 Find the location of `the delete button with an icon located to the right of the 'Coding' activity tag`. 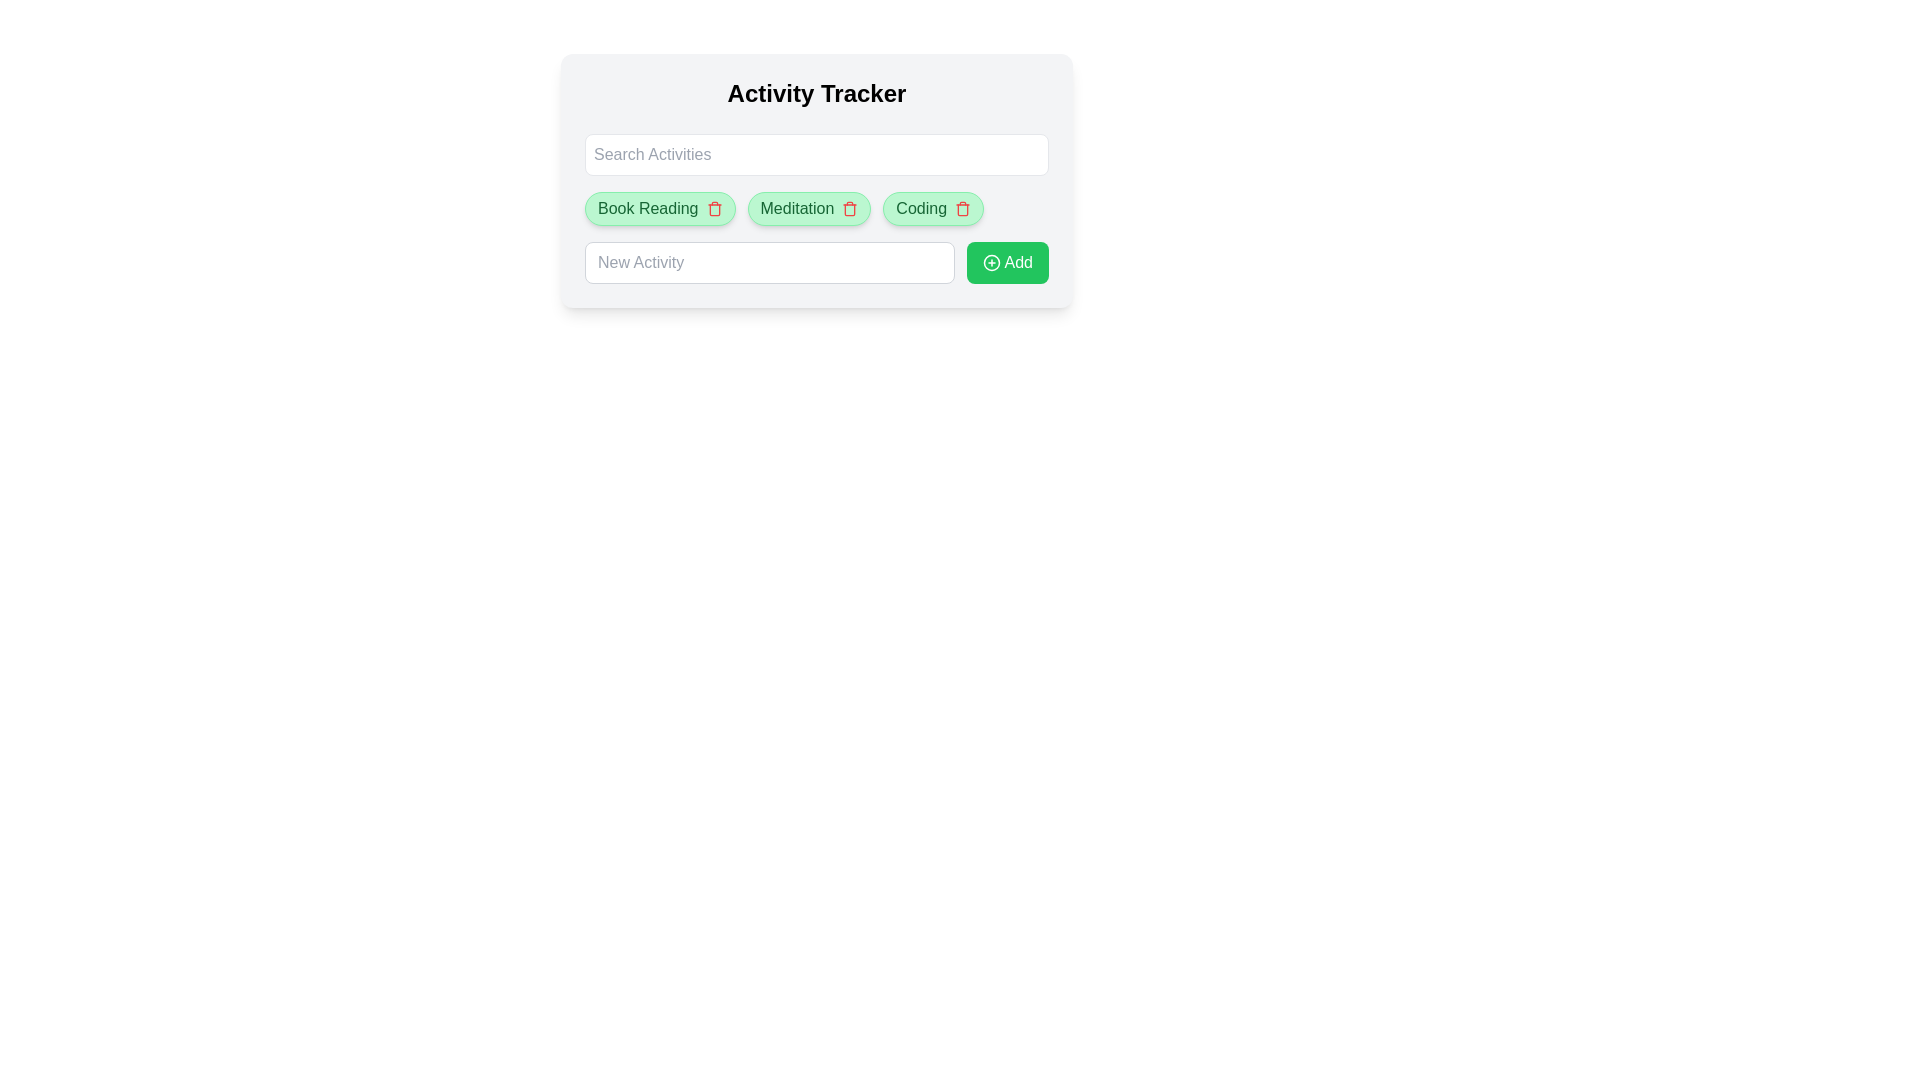

the delete button with an icon located to the right of the 'Coding' activity tag is located at coordinates (963, 208).